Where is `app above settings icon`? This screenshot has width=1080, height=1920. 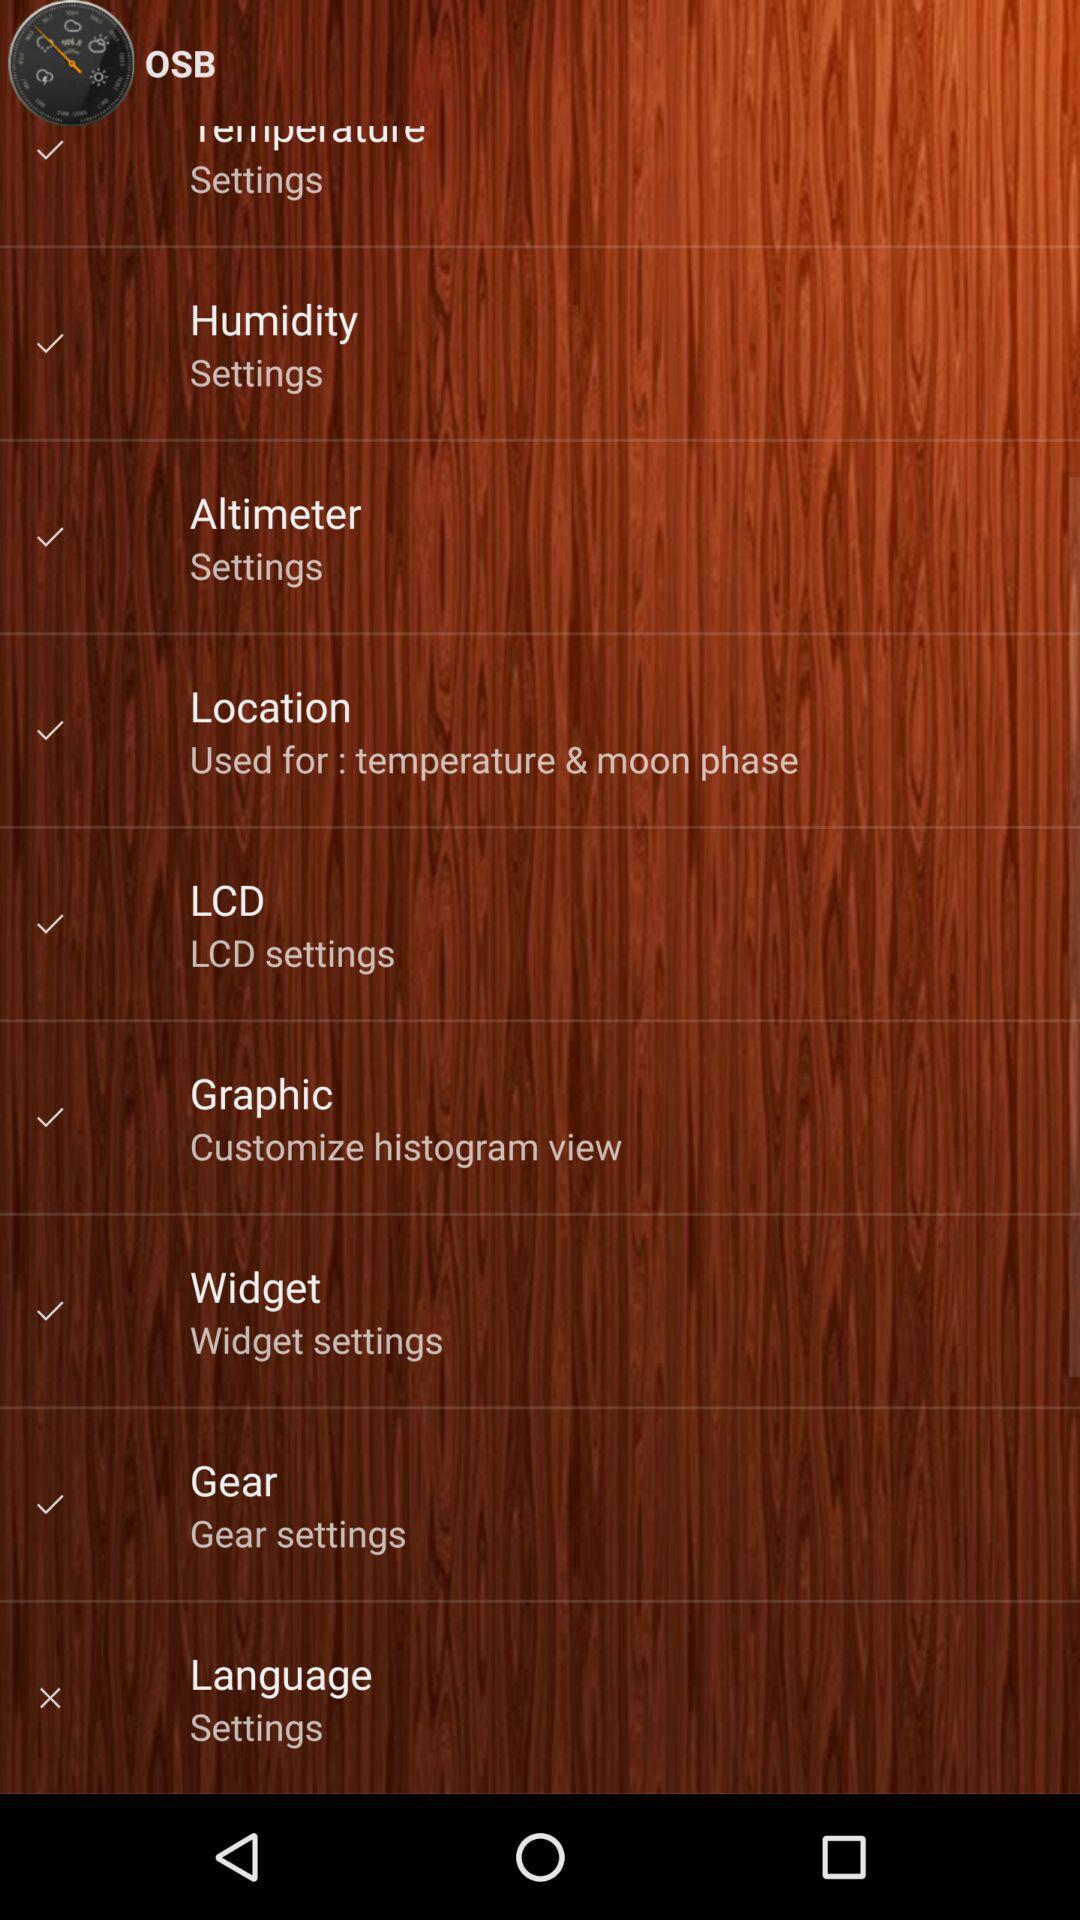
app above settings icon is located at coordinates (281, 1673).